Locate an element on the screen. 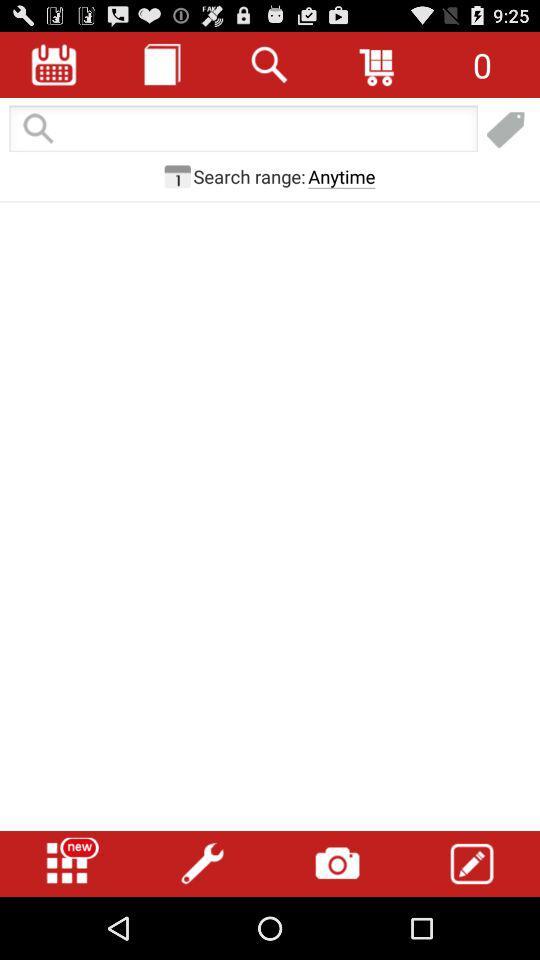 The height and width of the screenshot is (960, 540). configurations is located at coordinates (202, 863).